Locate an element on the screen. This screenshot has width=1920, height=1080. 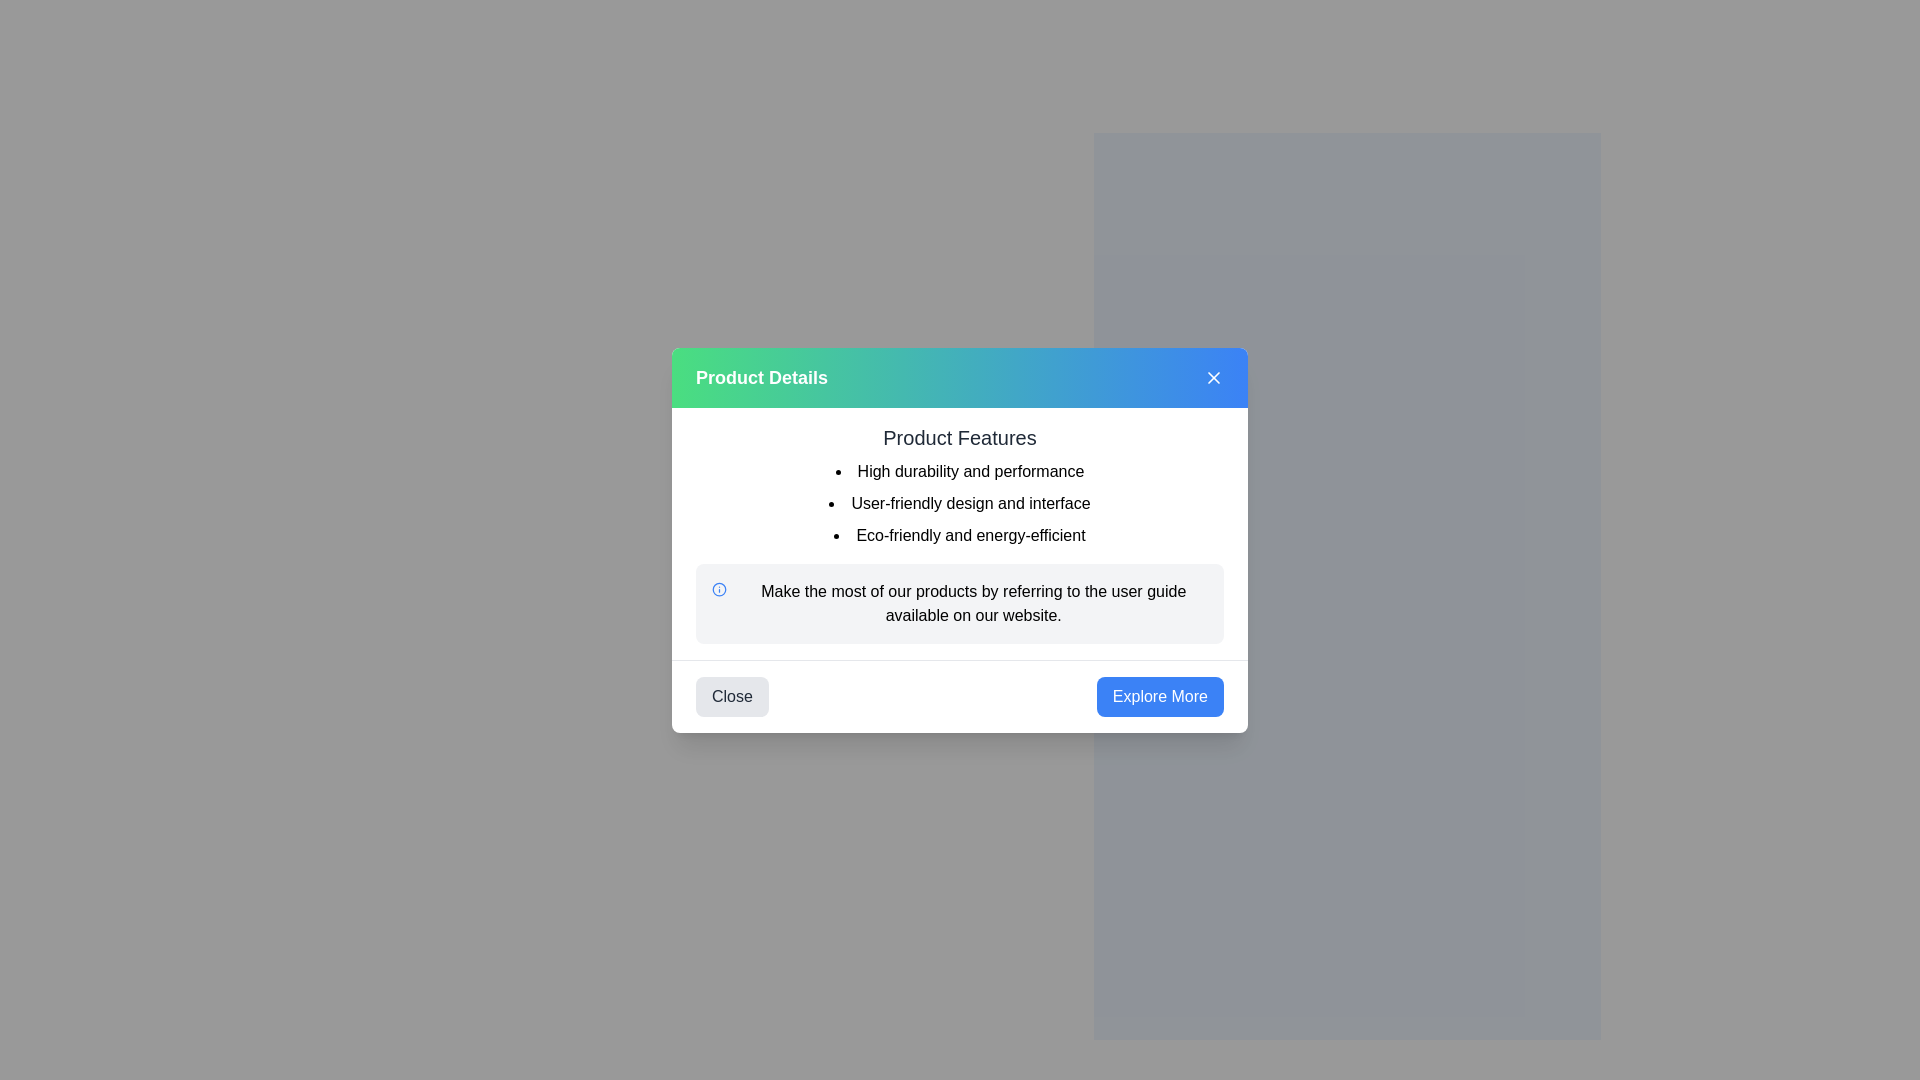
the informational banner with a light gray background and a blue 'i' icon, which contains the message about referring to the user guide on the website, located centrally beneath the 'Product Features' section is located at coordinates (960, 602).